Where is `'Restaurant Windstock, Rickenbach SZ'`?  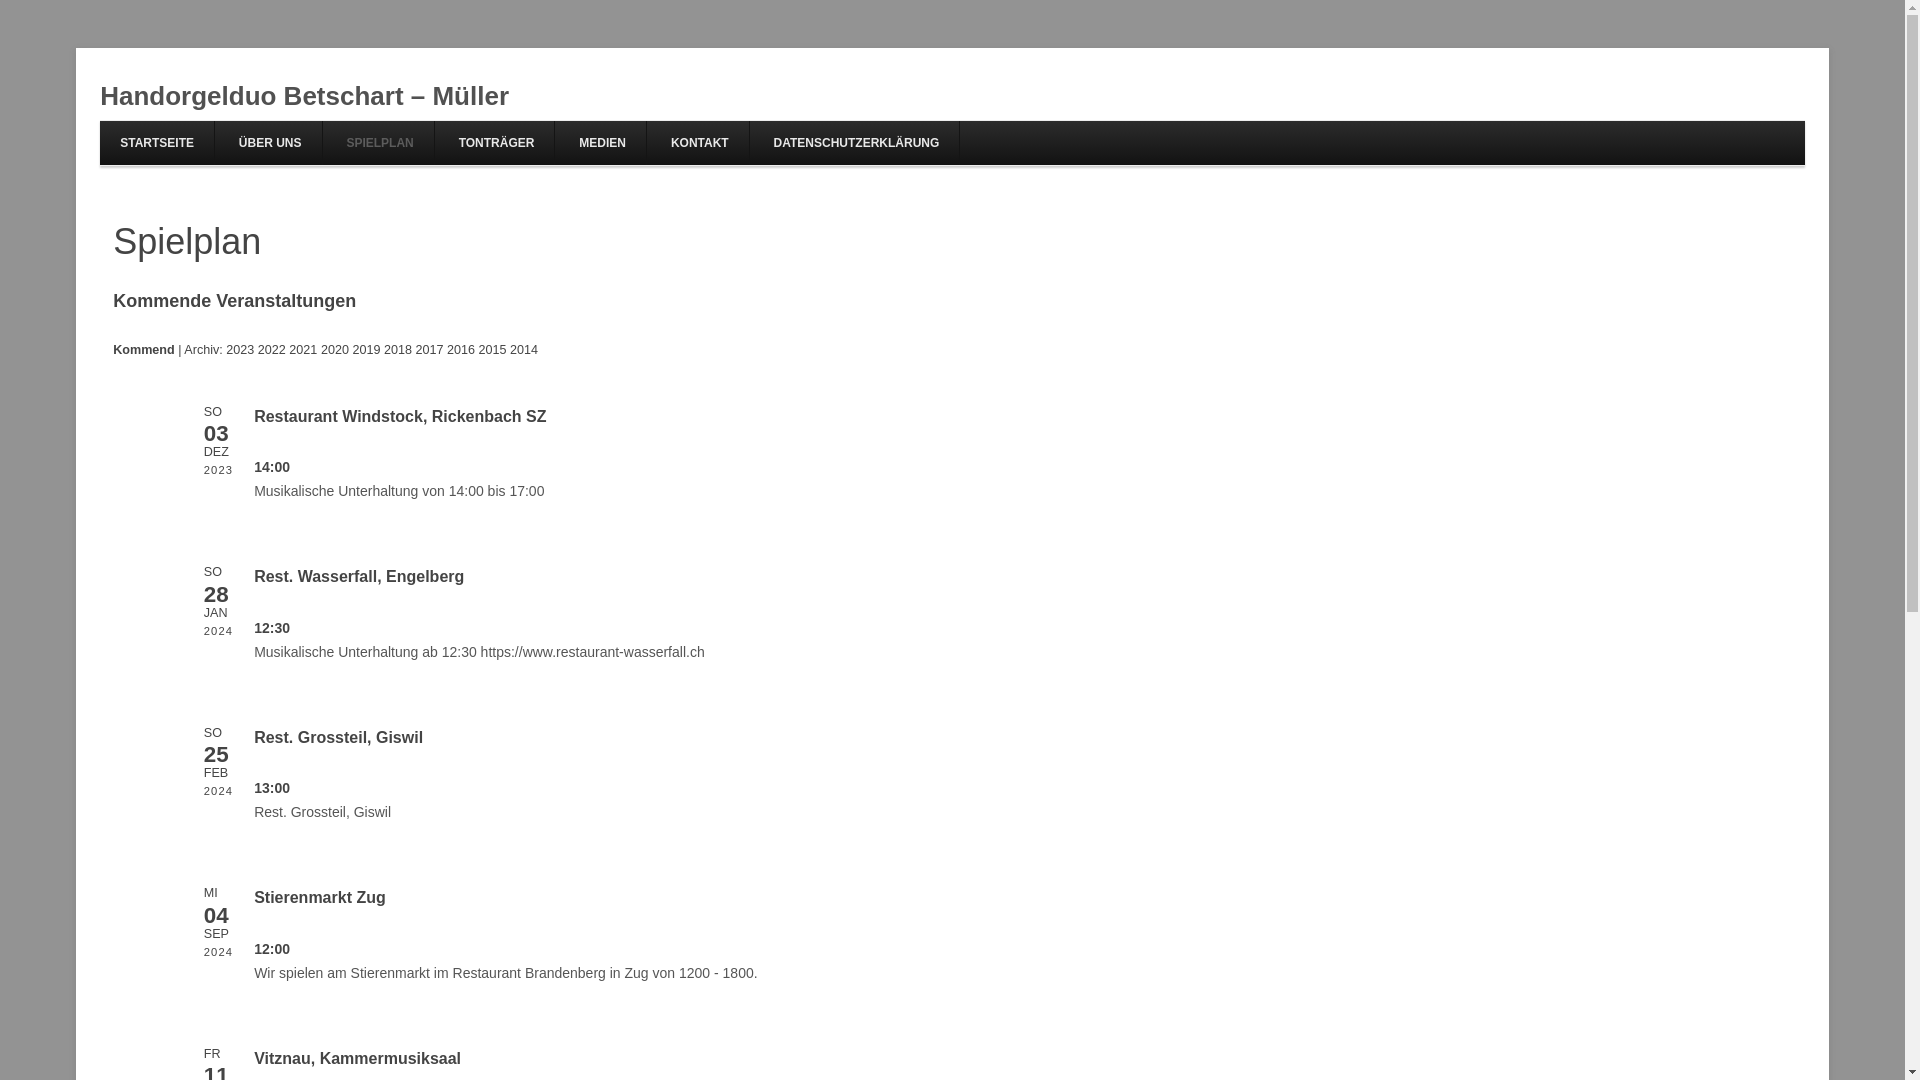
'Restaurant Windstock, Rickenbach SZ' is located at coordinates (253, 415).